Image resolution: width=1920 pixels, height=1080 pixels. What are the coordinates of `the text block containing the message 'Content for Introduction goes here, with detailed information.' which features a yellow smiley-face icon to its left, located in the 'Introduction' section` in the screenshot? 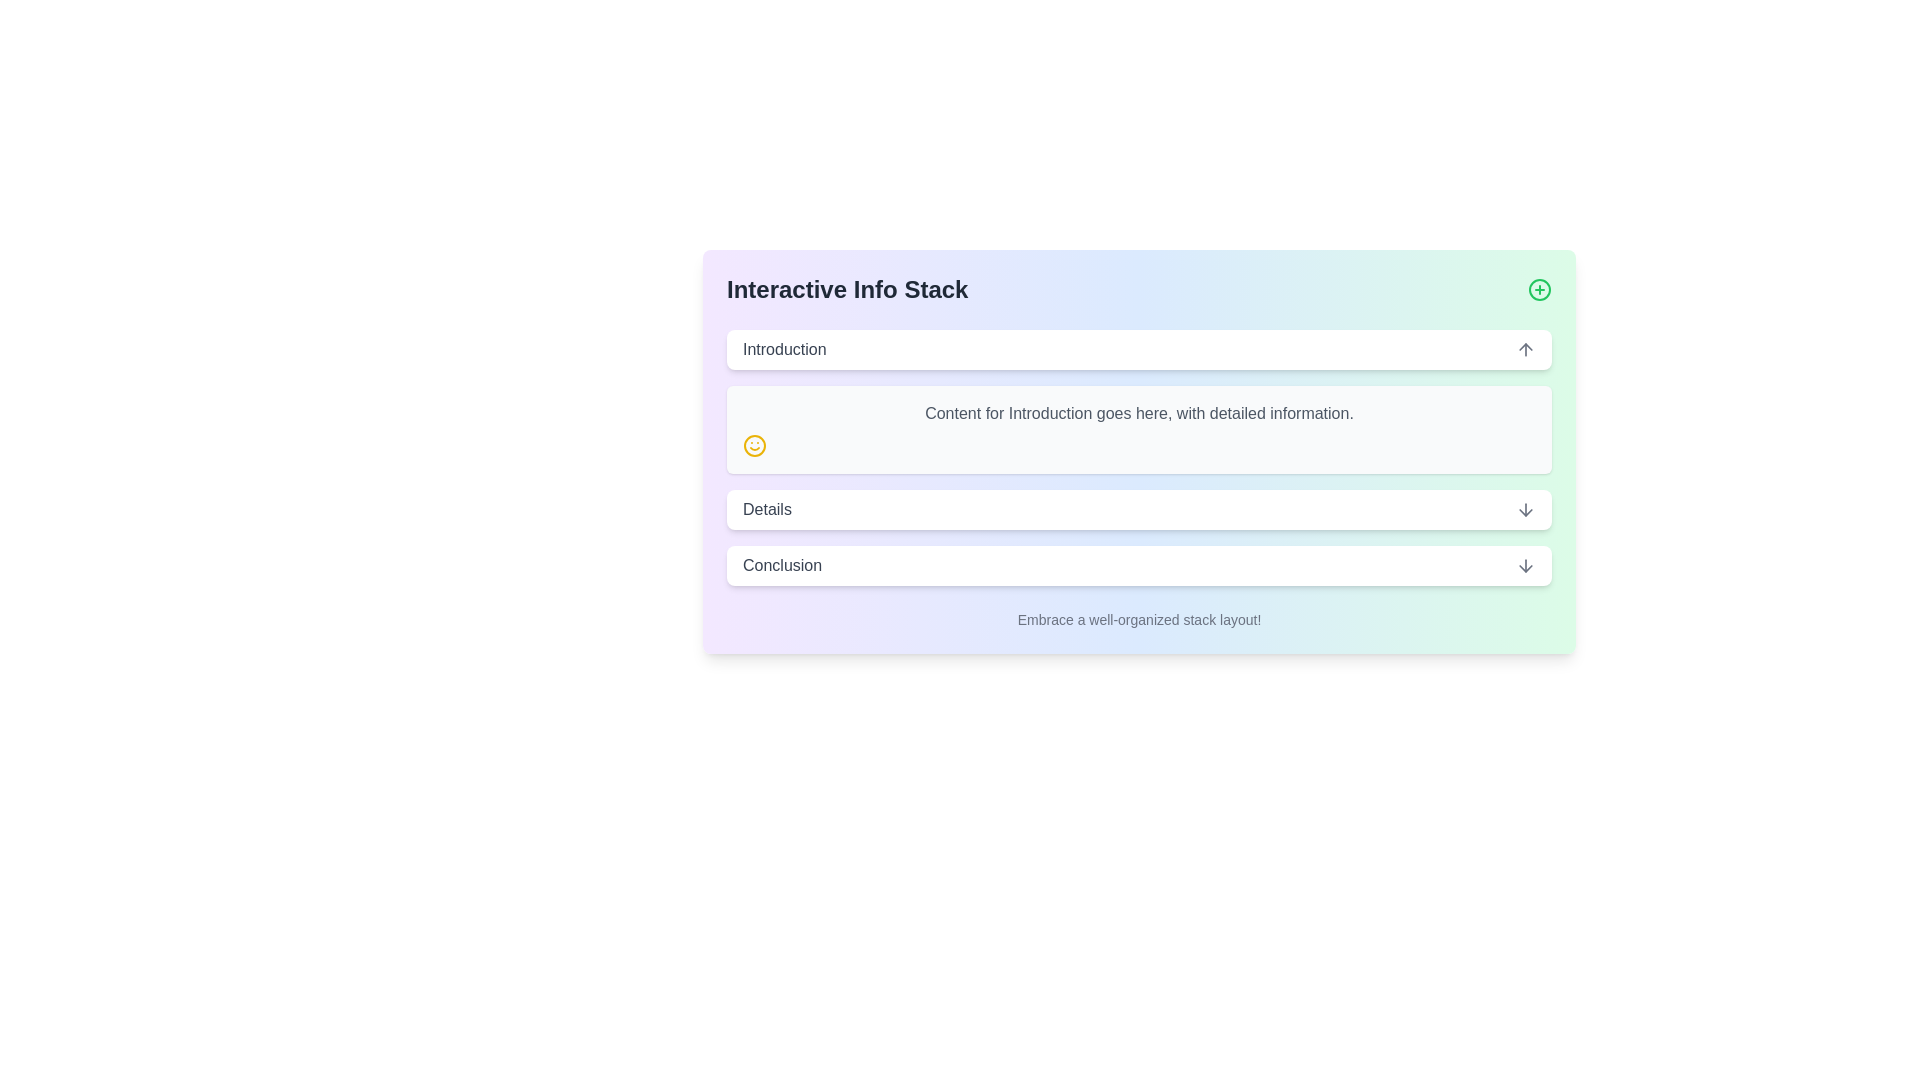 It's located at (1139, 401).